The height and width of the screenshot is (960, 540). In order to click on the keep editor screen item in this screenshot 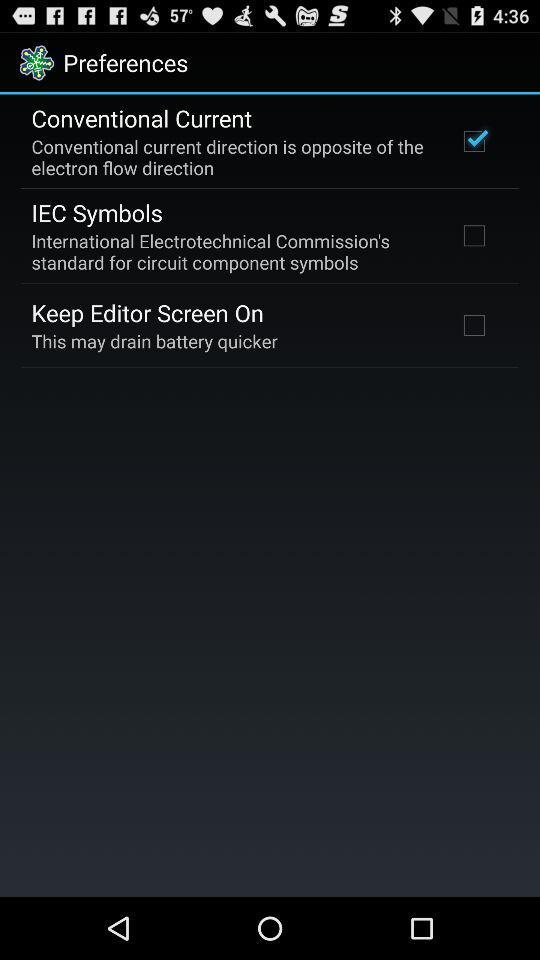, I will do `click(146, 312)`.